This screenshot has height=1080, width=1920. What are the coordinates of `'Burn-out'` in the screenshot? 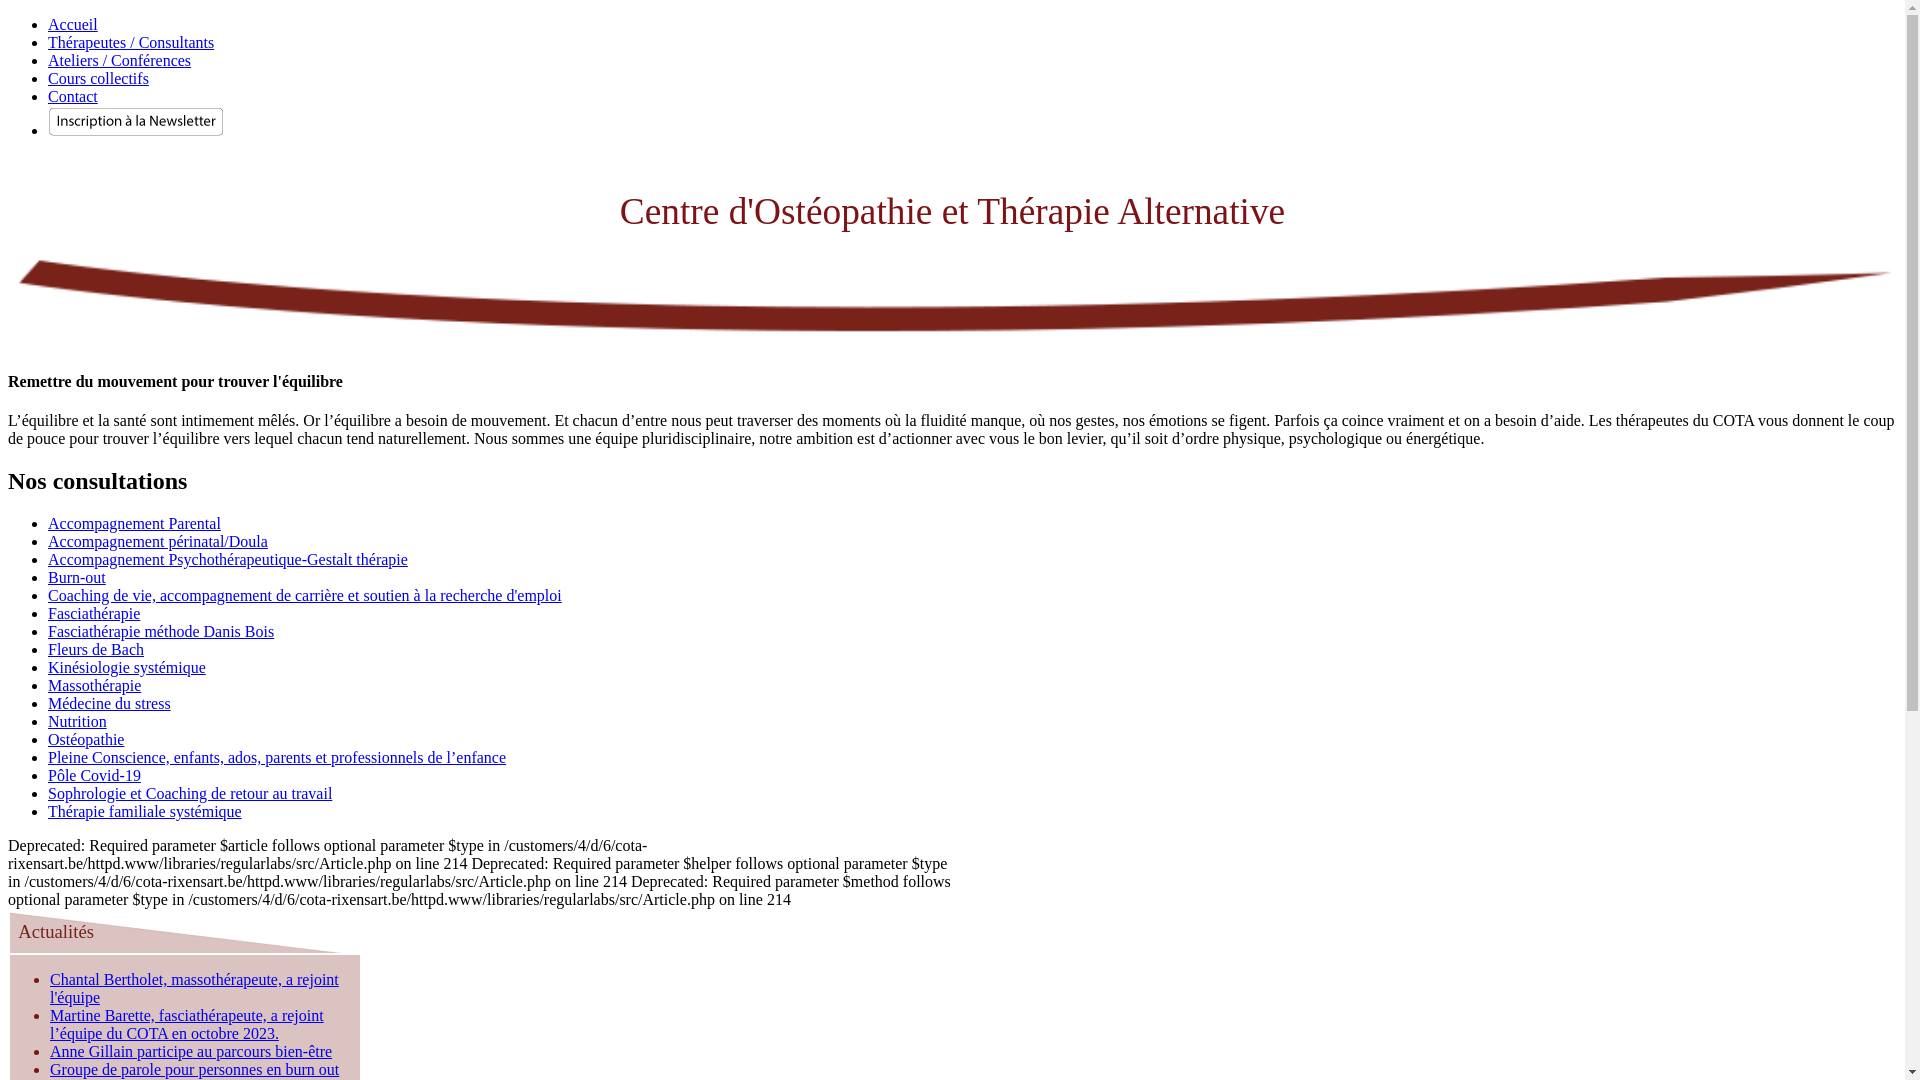 It's located at (76, 577).